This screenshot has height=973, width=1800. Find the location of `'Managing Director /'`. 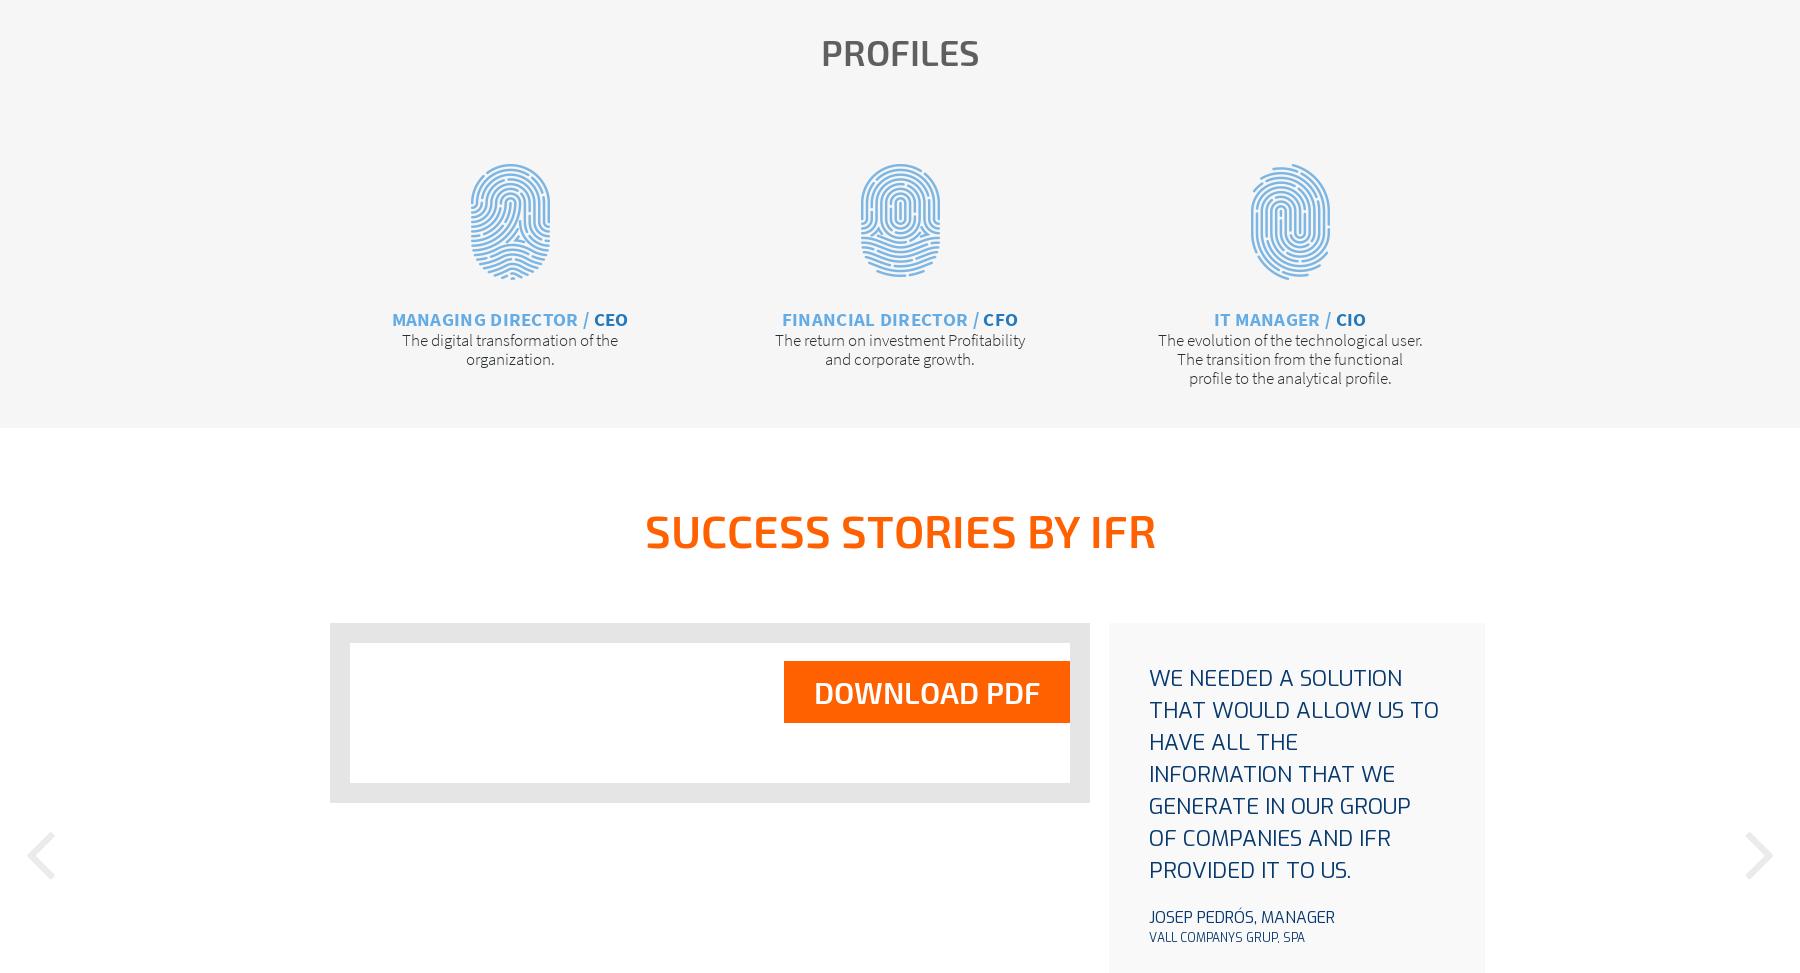

'Managing Director /' is located at coordinates (490, 317).